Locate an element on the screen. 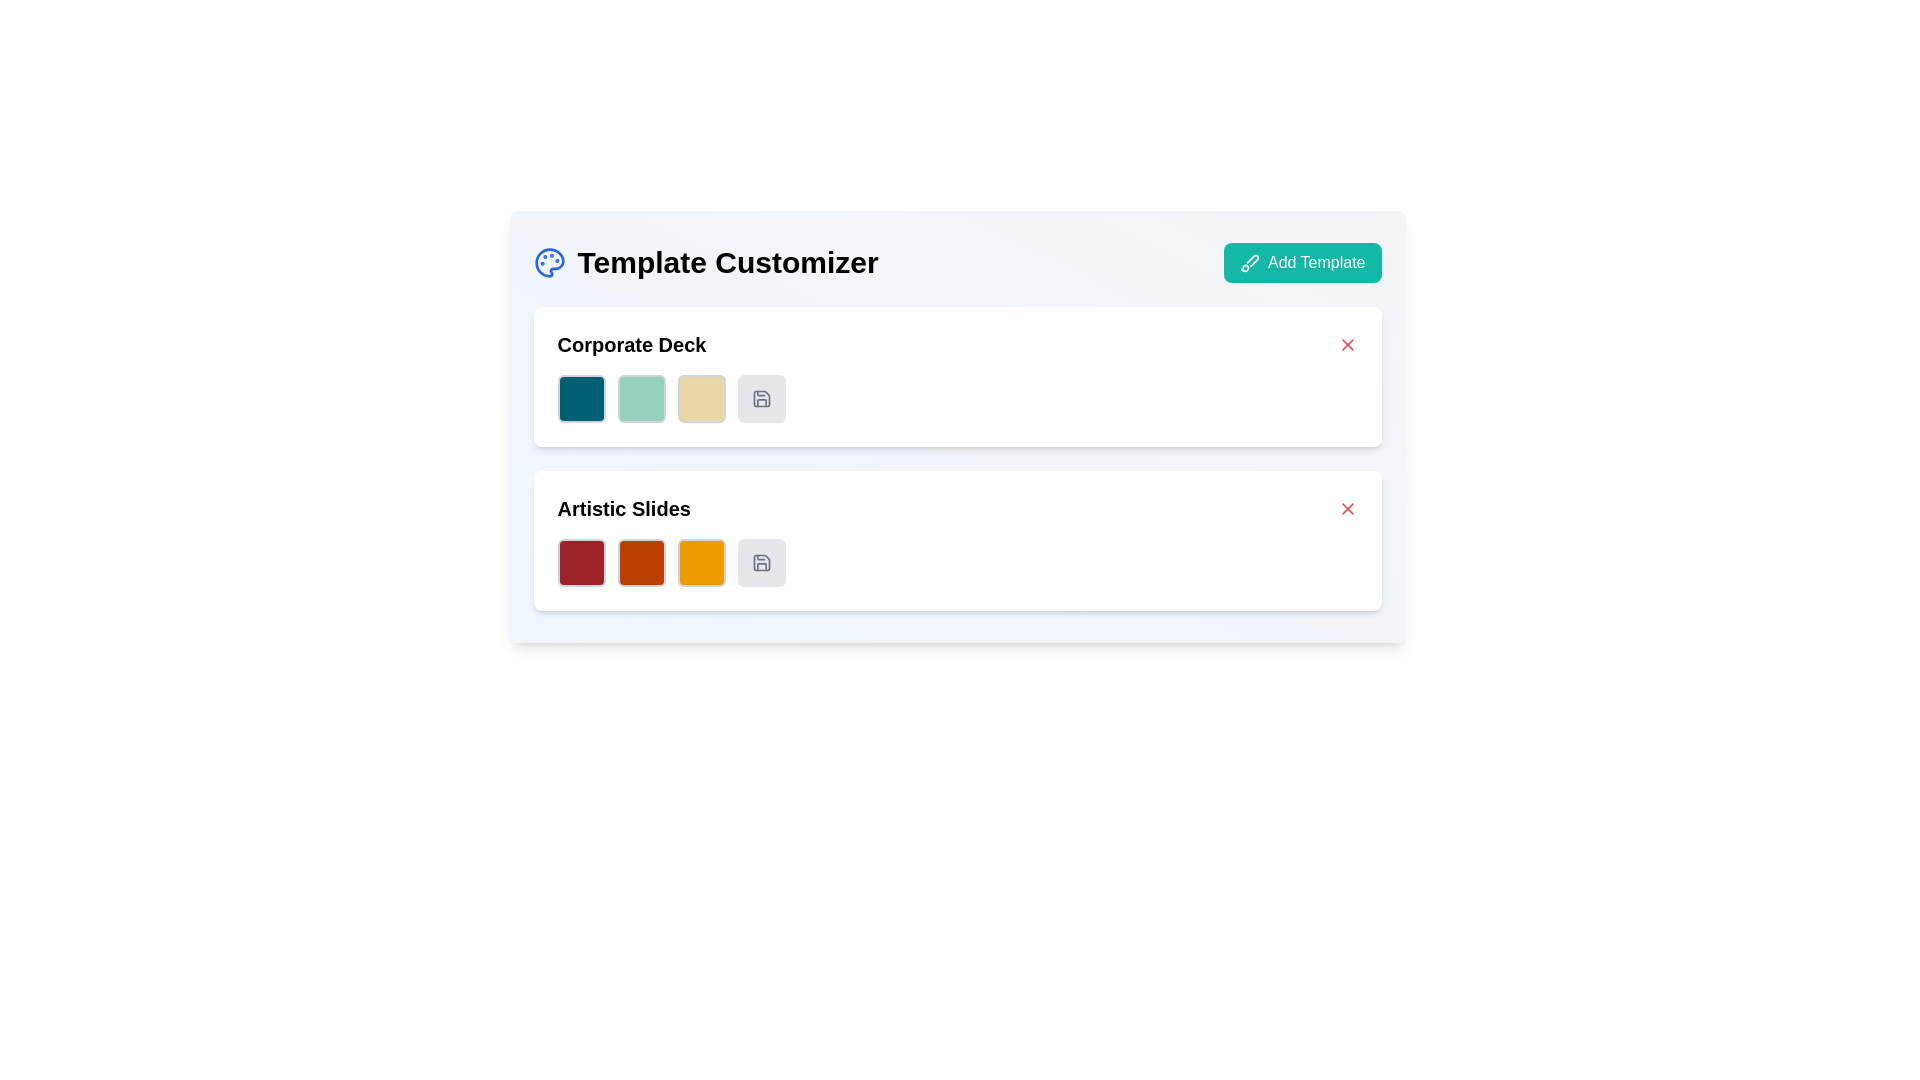  the red cross icon button located to the right of the 'Corporate Deck' heading is located at coordinates (1347, 343).